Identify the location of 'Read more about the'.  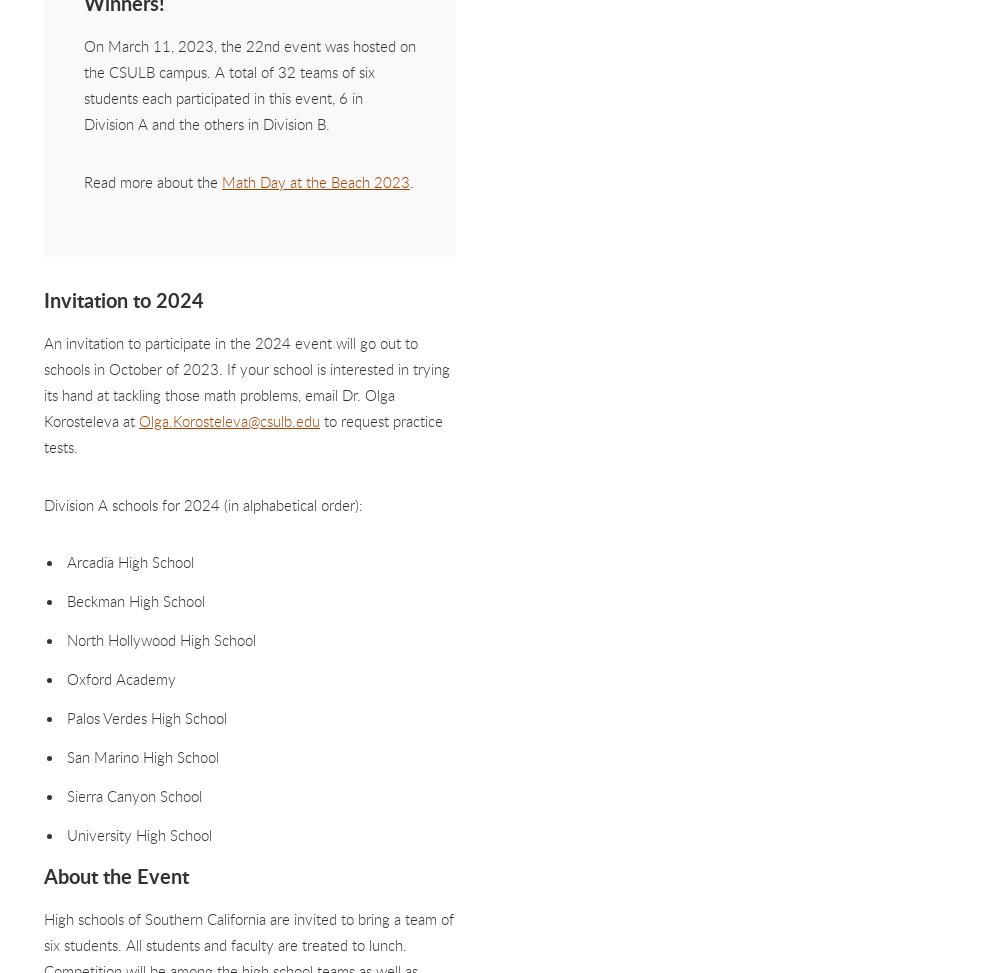
(153, 180).